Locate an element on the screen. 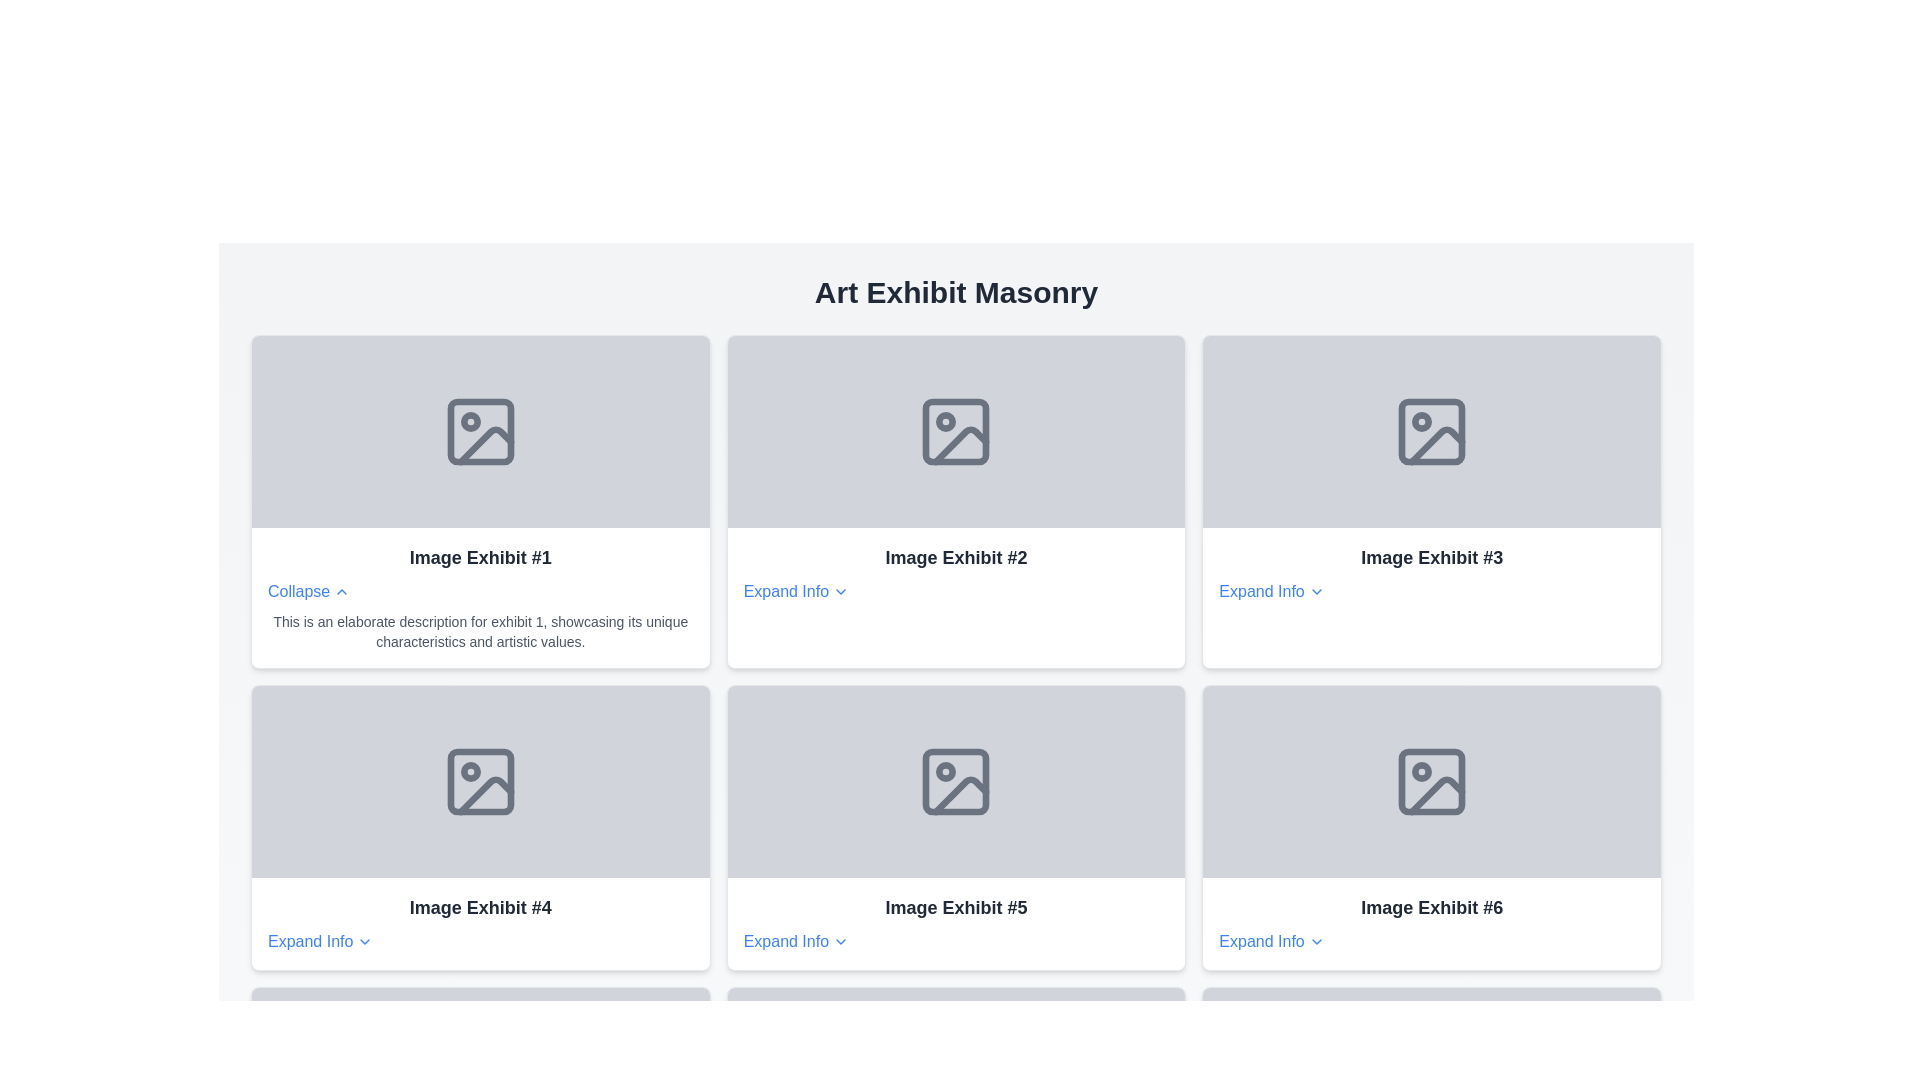 Image resolution: width=1920 pixels, height=1080 pixels. the Dropdown indicator icon located to the right of the 'Expand Info' text label under the 'Image Exhibit #6' section is located at coordinates (1316, 941).